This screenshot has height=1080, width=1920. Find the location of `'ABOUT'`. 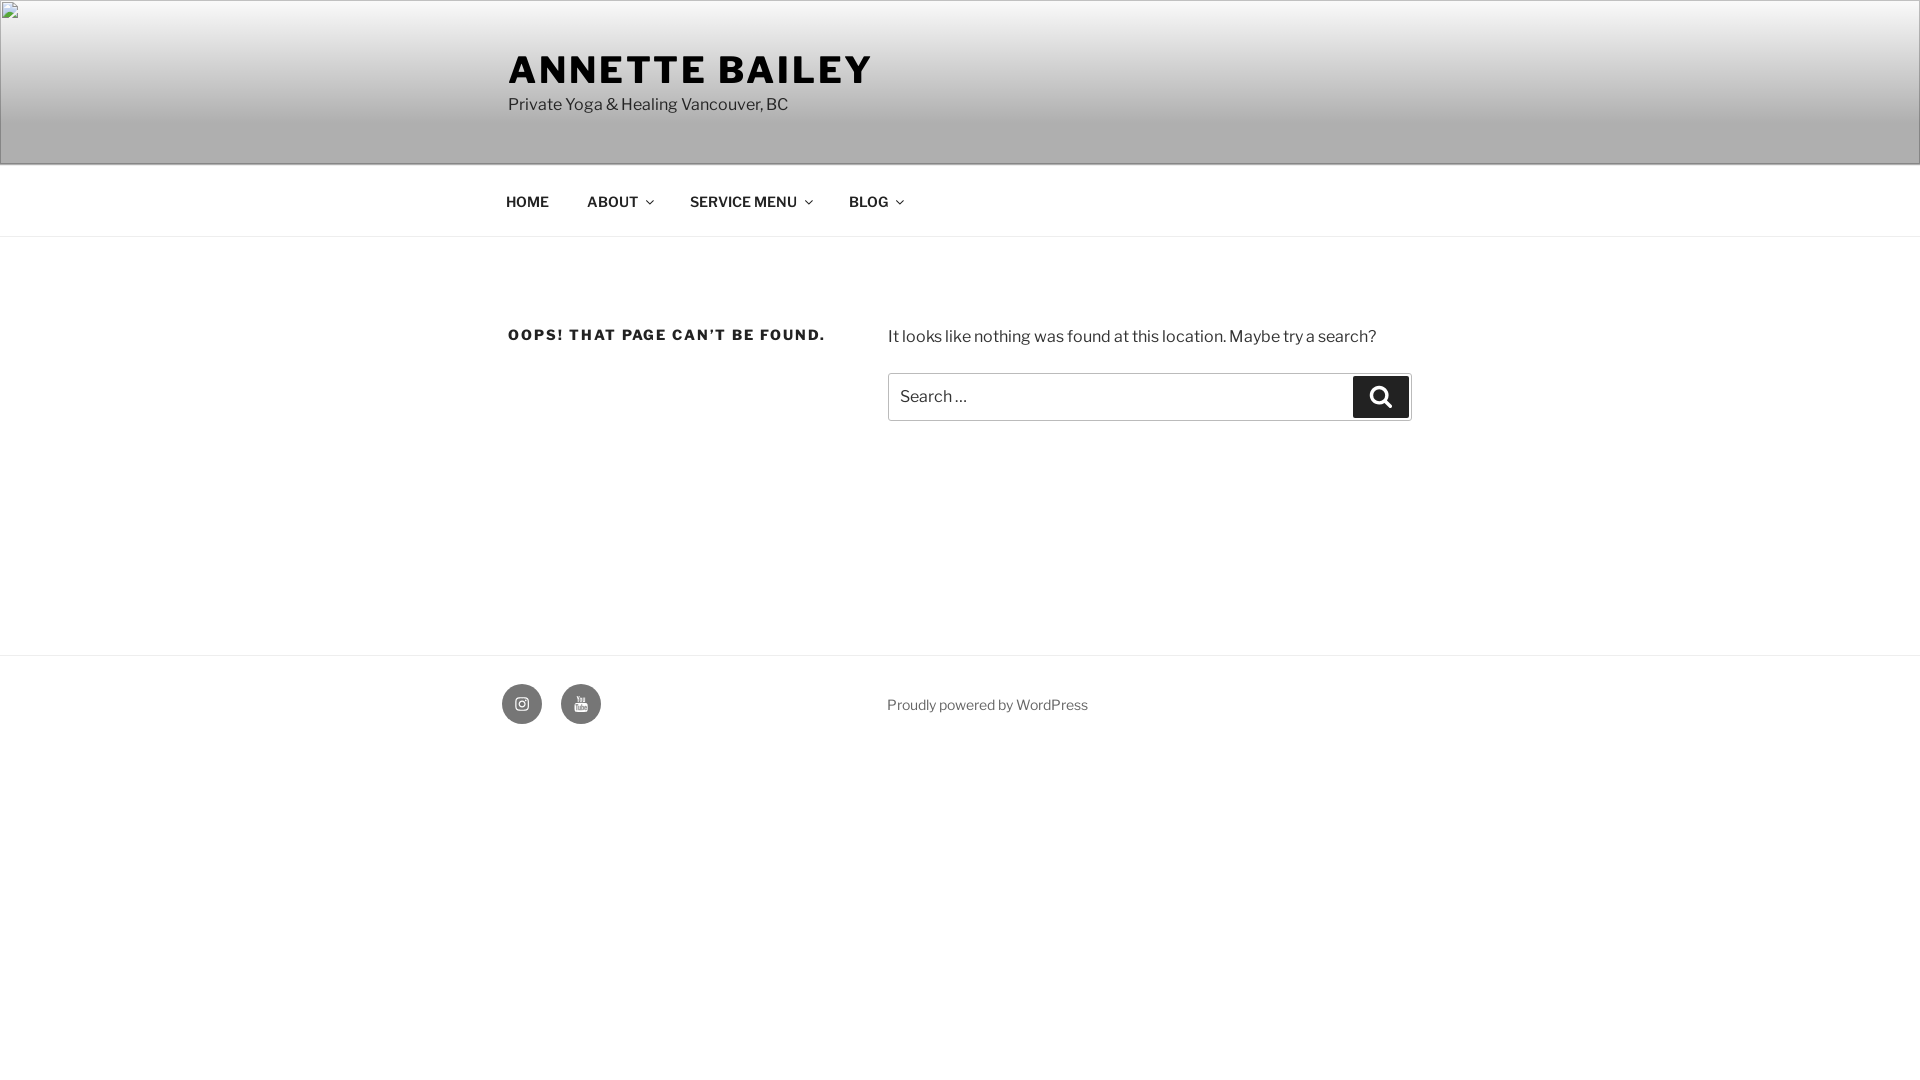

'ABOUT' is located at coordinates (618, 200).